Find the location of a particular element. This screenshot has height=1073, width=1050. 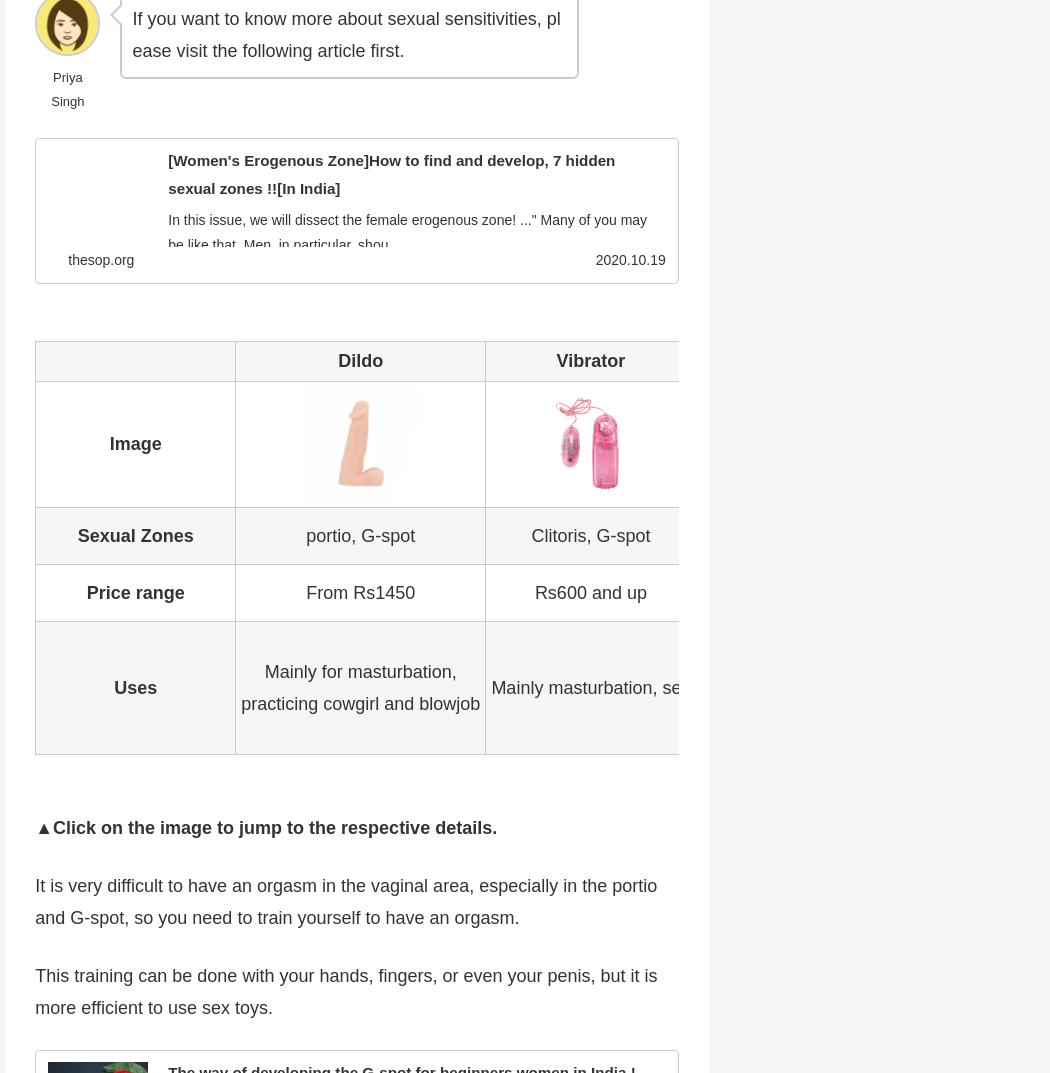

'Clitoris, G-spot' is located at coordinates (589, 533).